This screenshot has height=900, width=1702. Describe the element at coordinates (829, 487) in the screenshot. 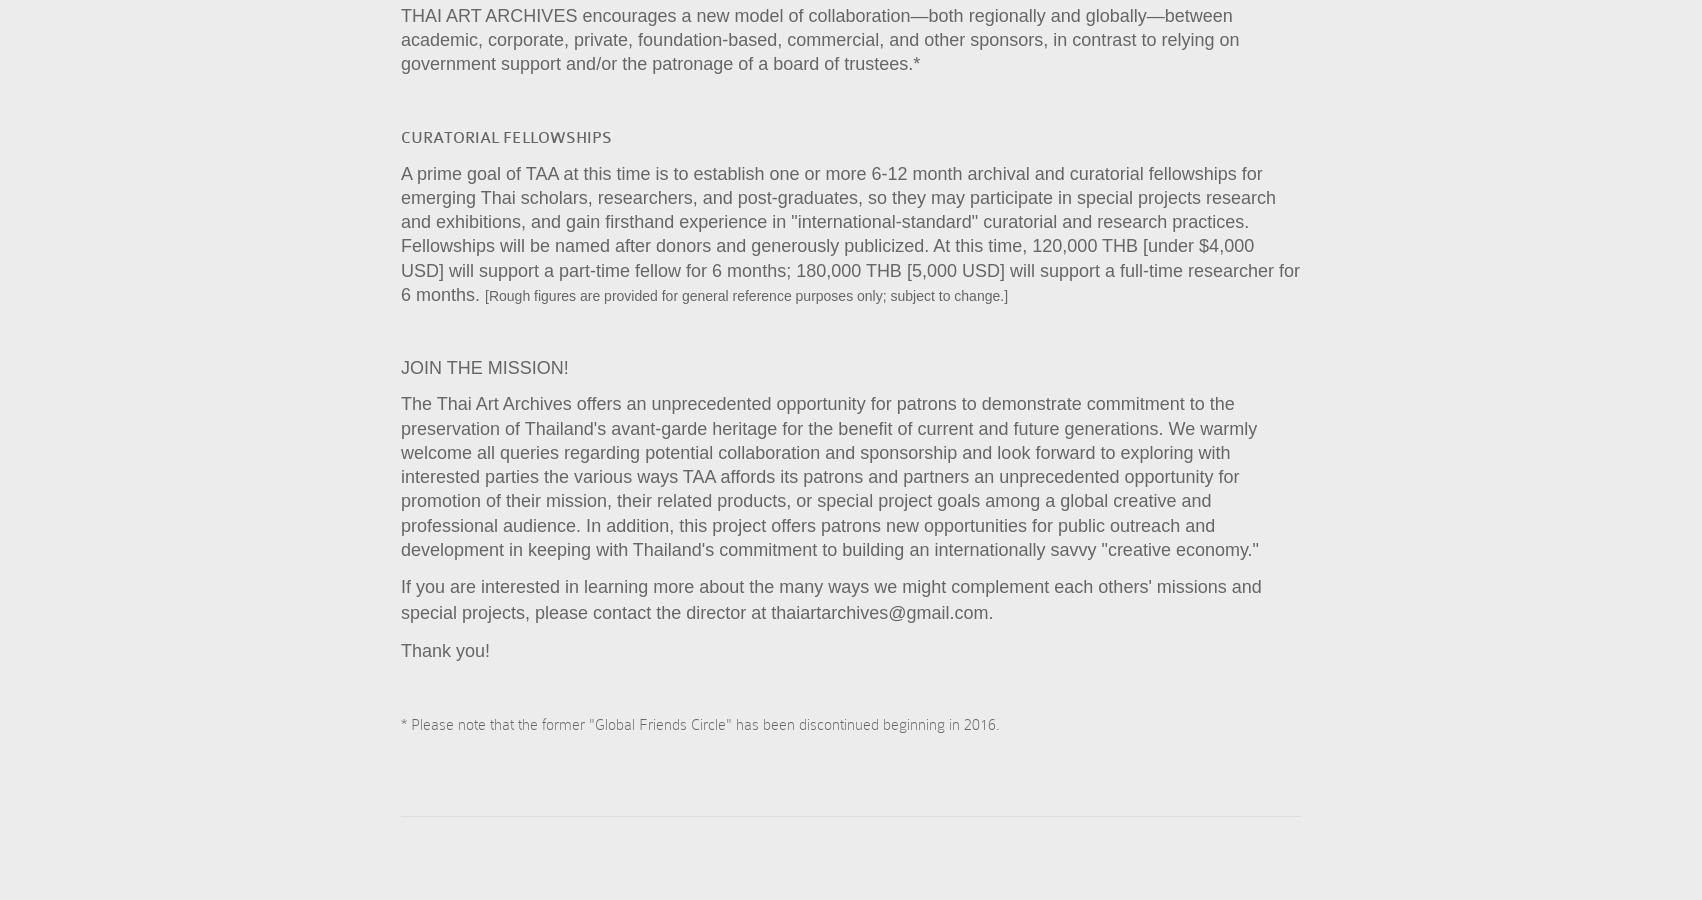

I see `'We warmly welcome all queries regarding potential collaboration and sponsorship and look forward to exploring with interested parties the various ways TAA affords its patrons and partners an unprecedented opportunity for promotion of their mission, their related products, or special project goals among a global creative and professional audience. In addition, this project offers patrons new opportunities for public outreach and development in keeping with Thailand's commitment to building an internationally savvy "creative economy."'` at that location.